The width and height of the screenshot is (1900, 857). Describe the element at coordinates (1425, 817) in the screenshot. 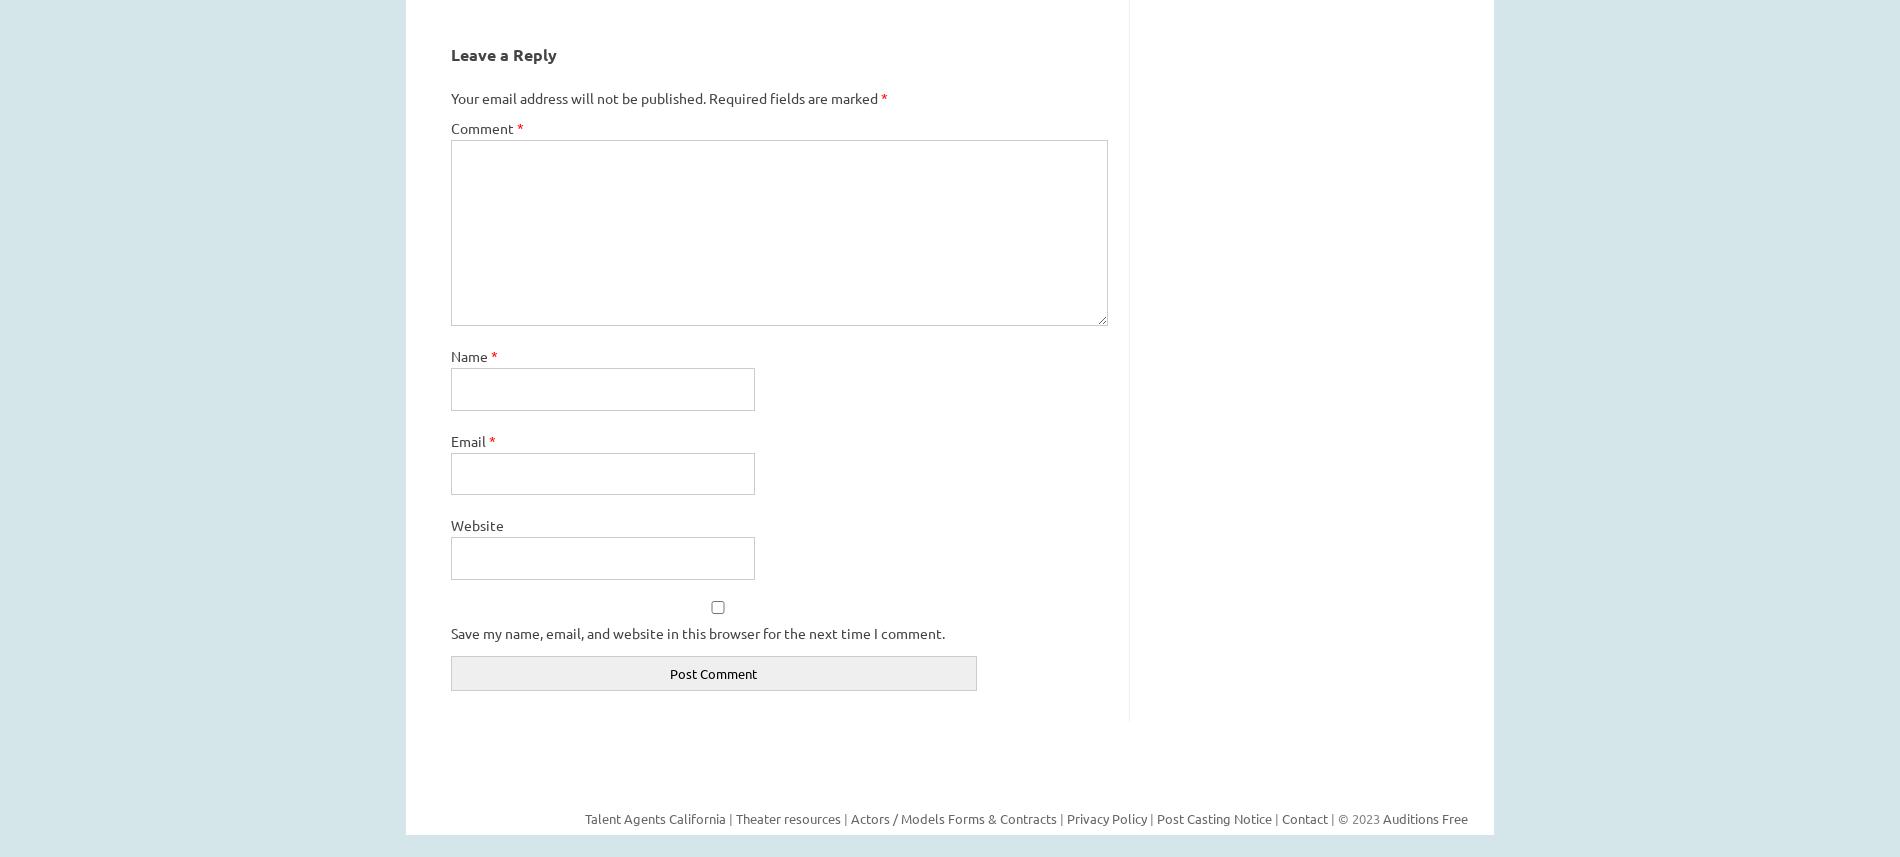

I see `'Auditions Free'` at that location.